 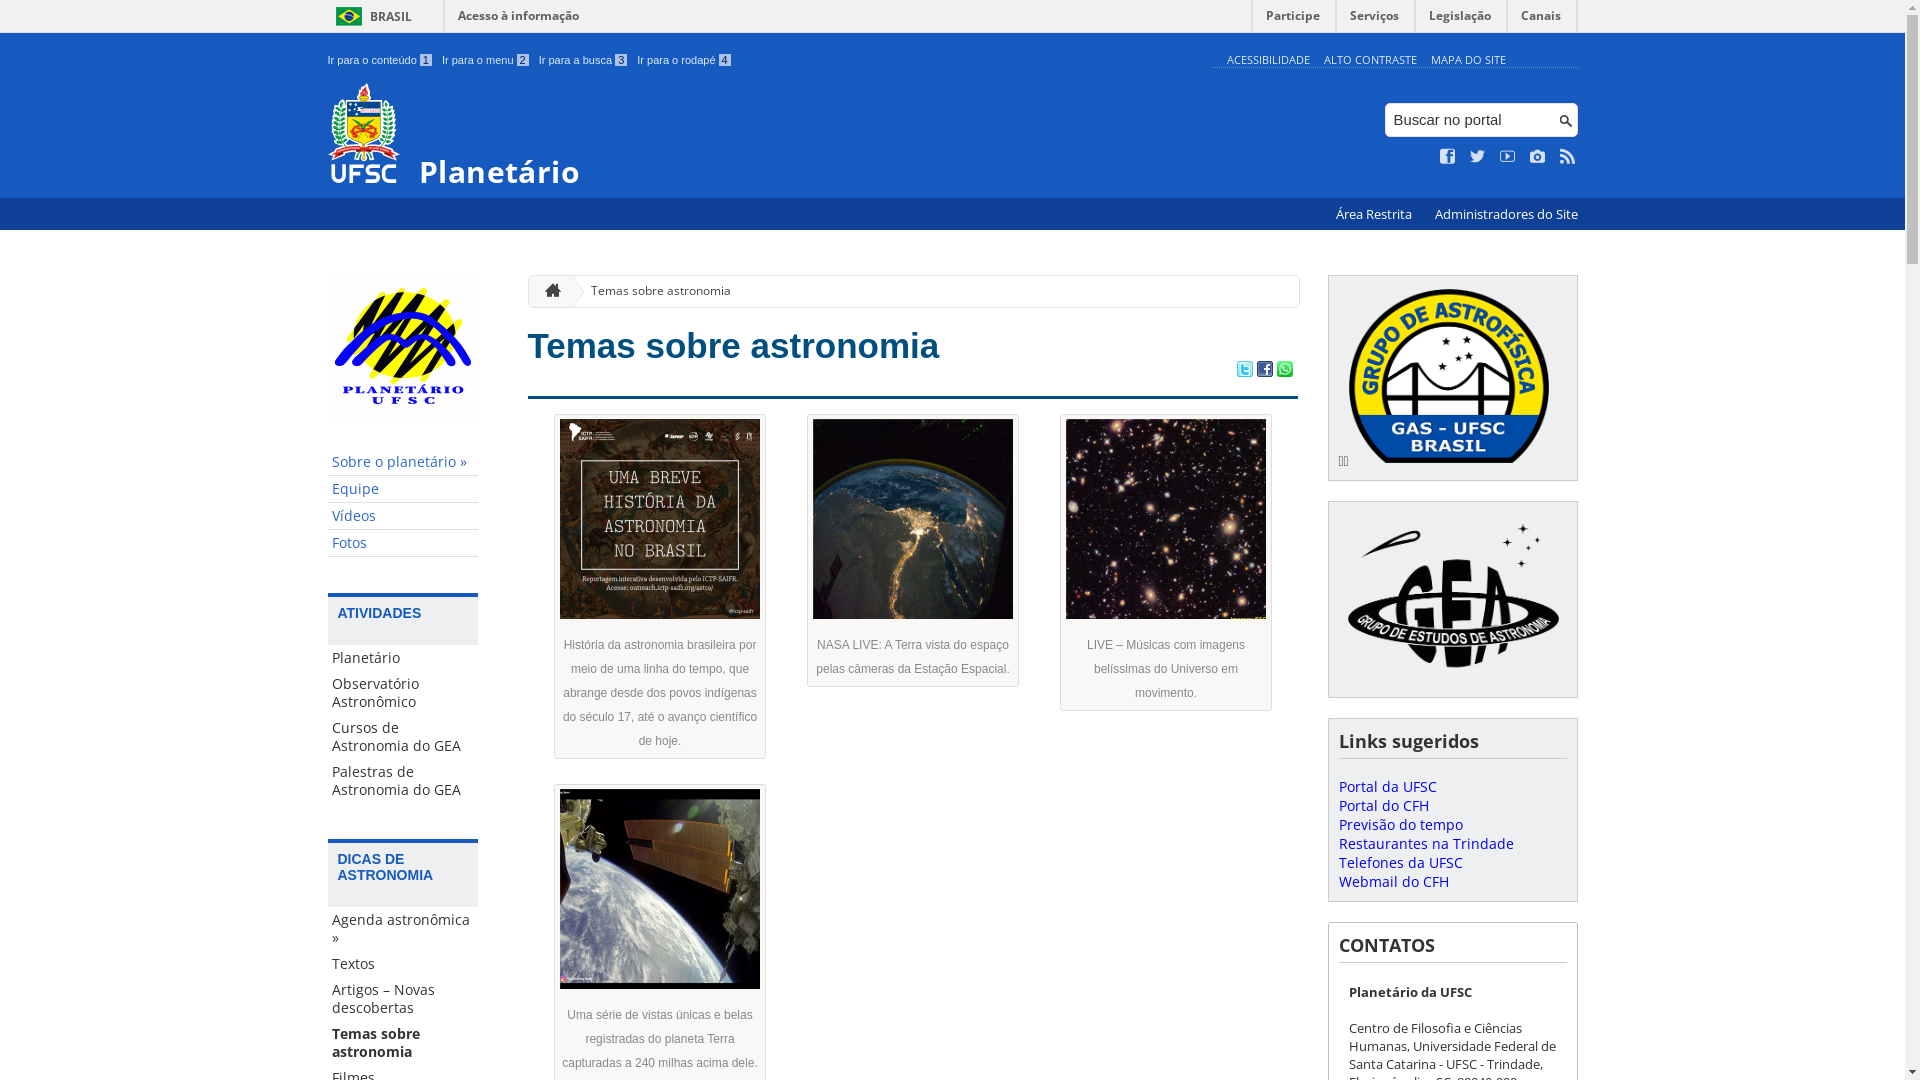 What do you see at coordinates (1429, 58) in the screenshot?
I see `'MAPA DO SITE'` at bounding box center [1429, 58].